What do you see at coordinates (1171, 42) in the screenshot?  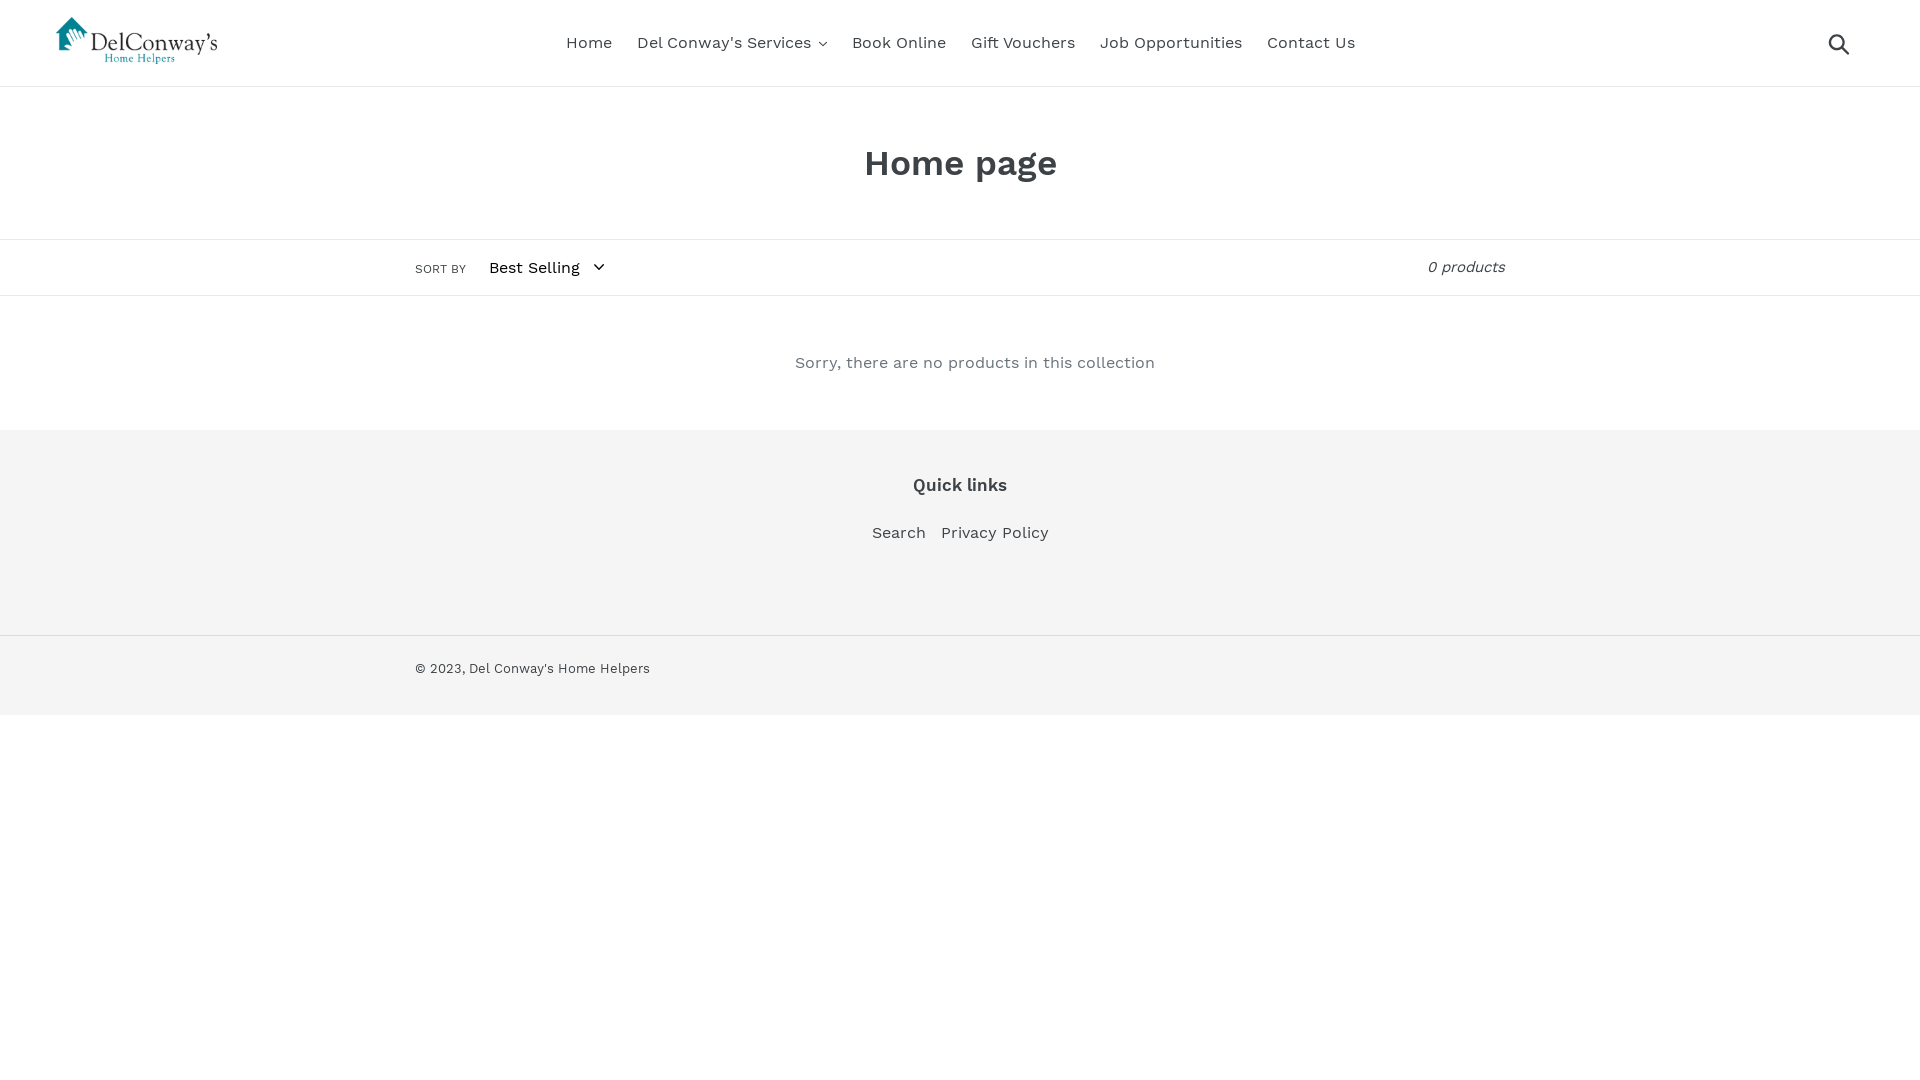 I see `'Job Opportunities'` at bounding box center [1171, 42].